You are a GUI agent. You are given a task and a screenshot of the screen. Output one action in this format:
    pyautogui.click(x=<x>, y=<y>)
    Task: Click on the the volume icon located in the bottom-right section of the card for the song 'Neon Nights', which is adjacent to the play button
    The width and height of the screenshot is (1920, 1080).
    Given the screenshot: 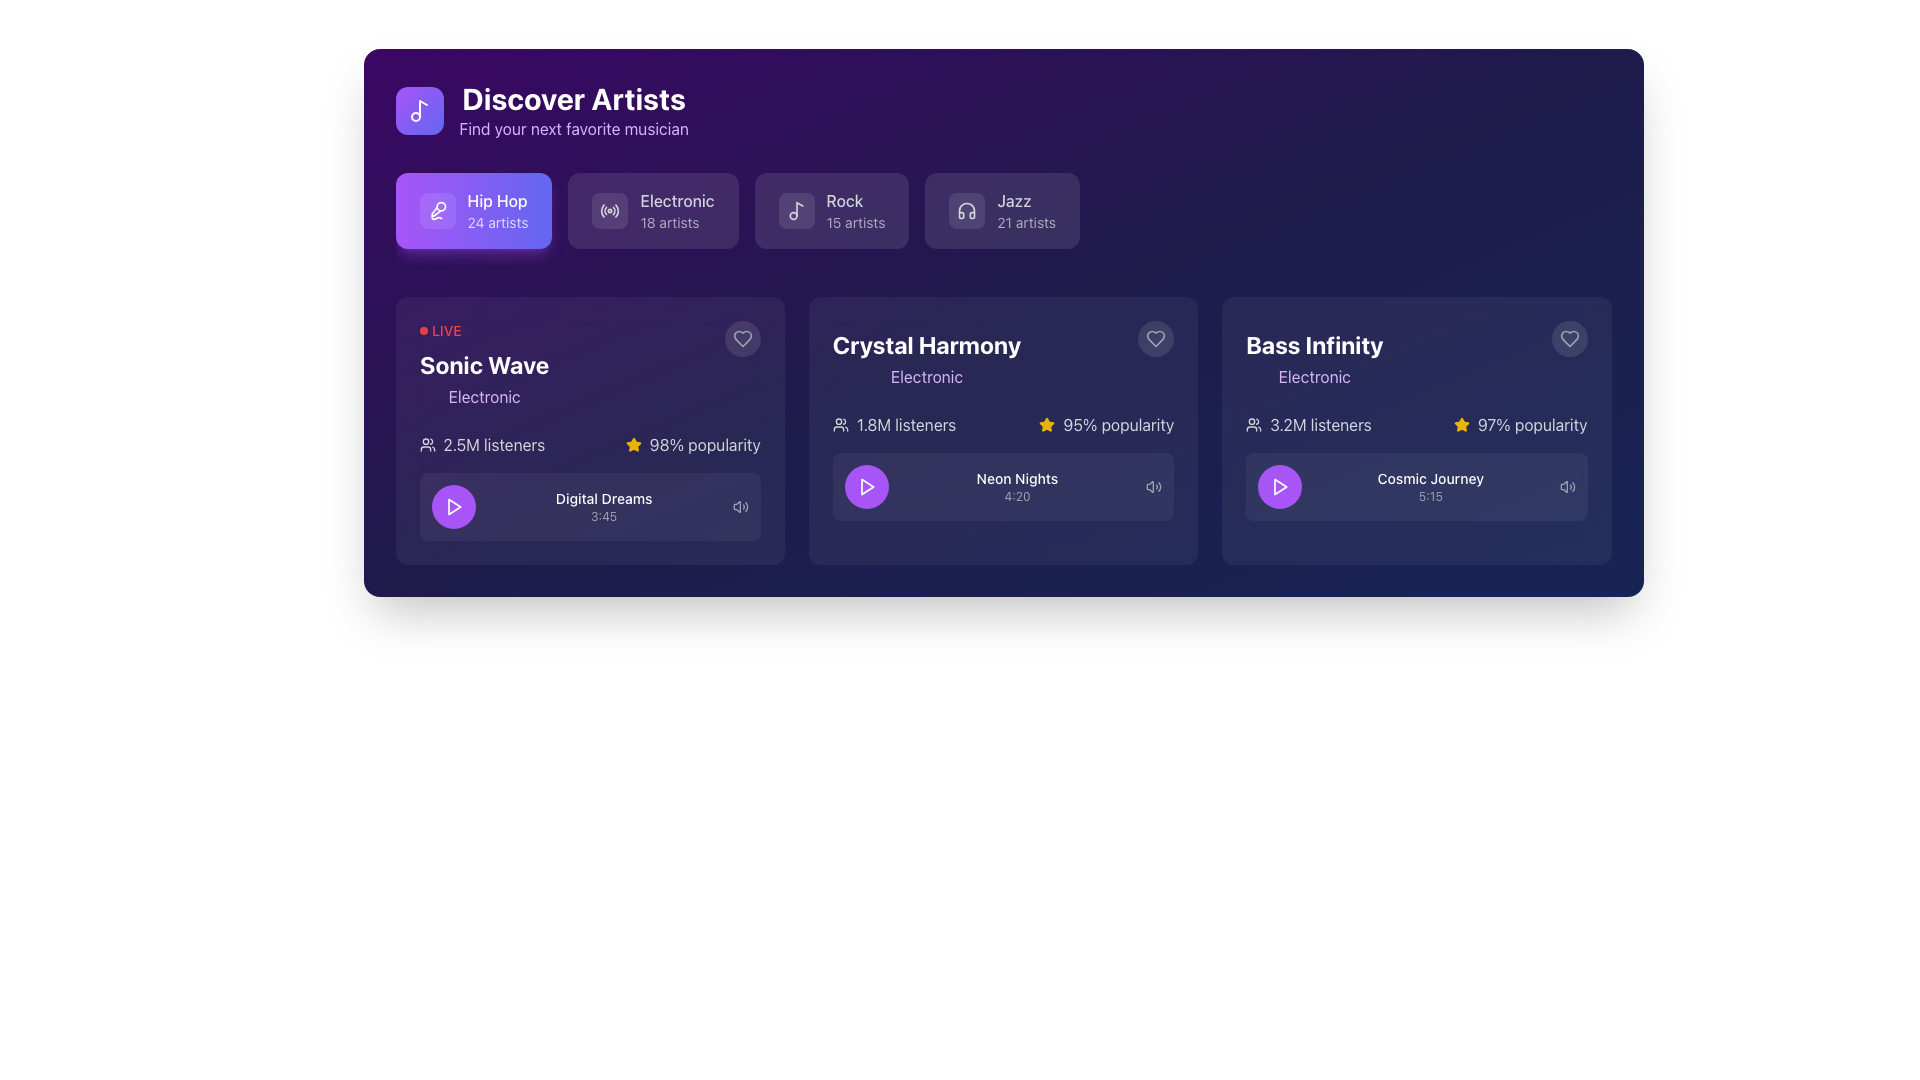 What is the action you would take?
    pyautogui.click(x=1154, y=486)
    